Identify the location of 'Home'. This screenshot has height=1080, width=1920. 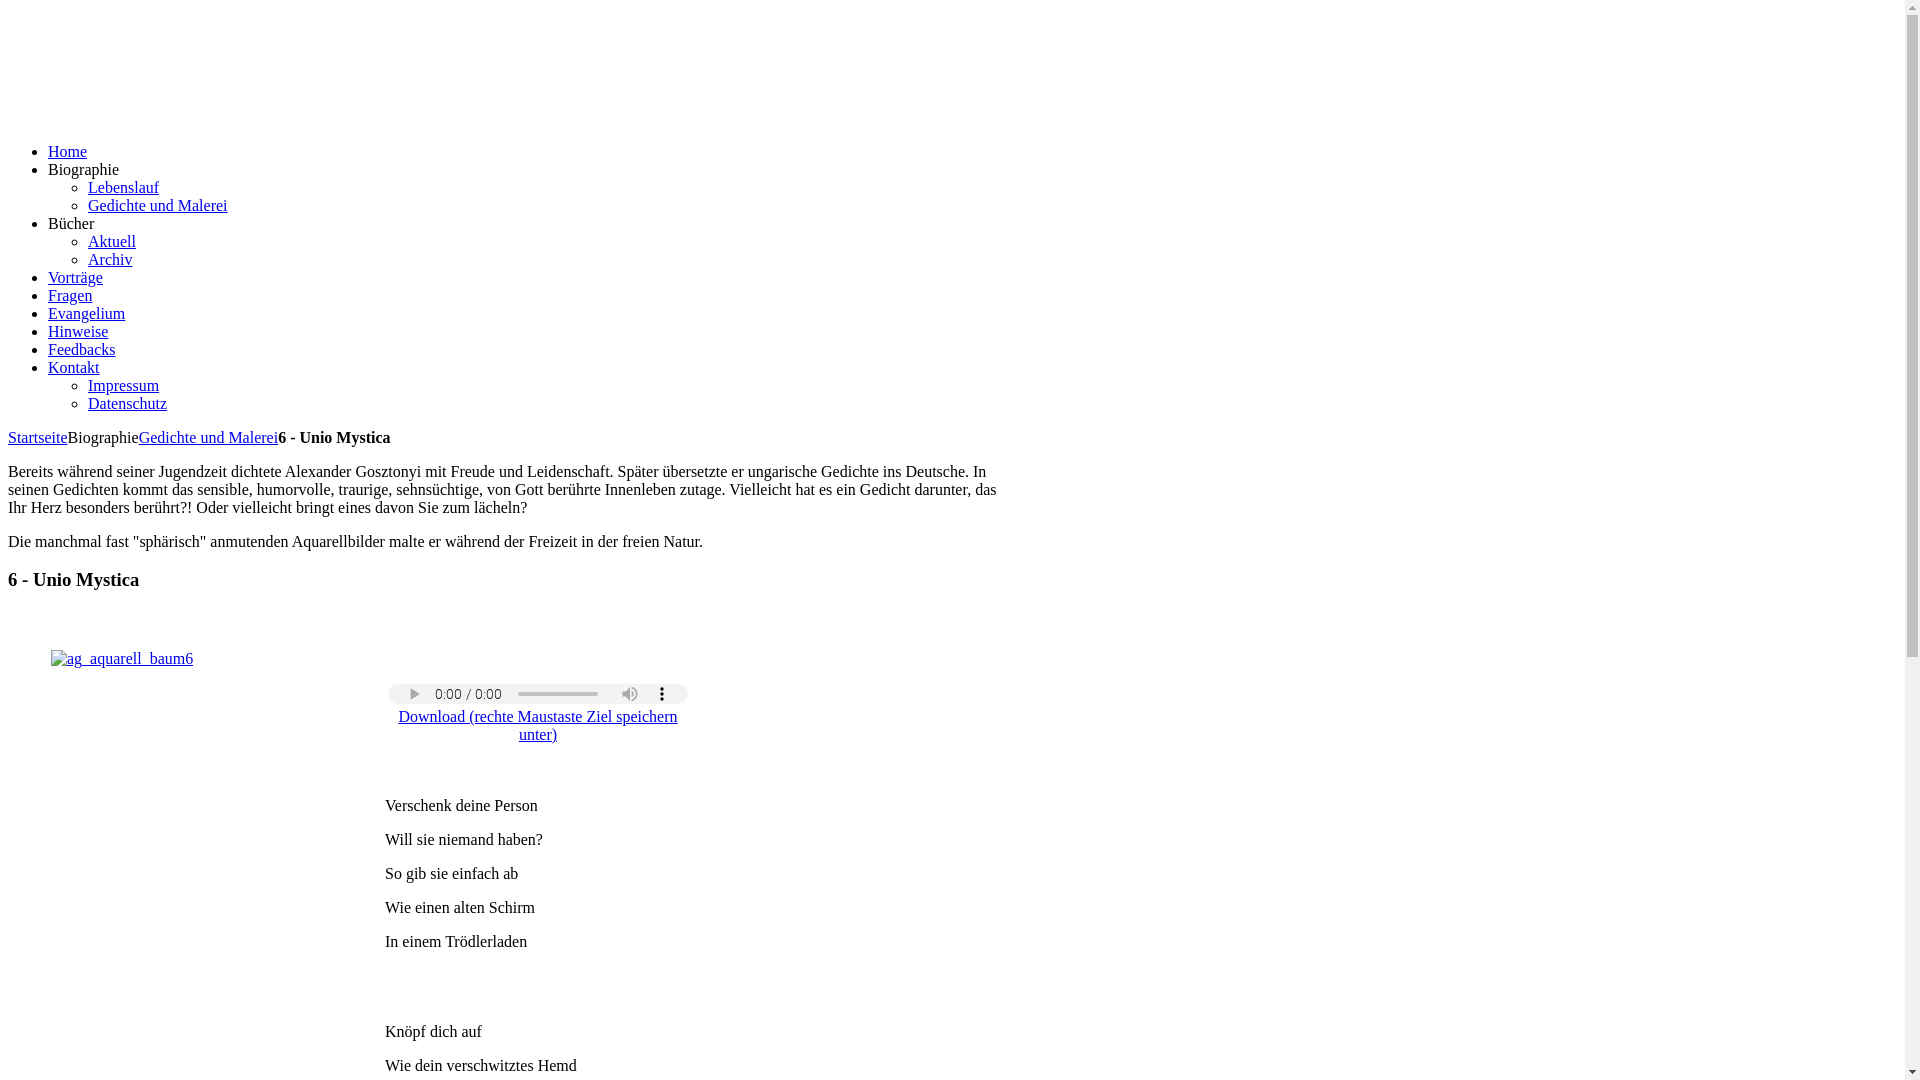
(48, 150).